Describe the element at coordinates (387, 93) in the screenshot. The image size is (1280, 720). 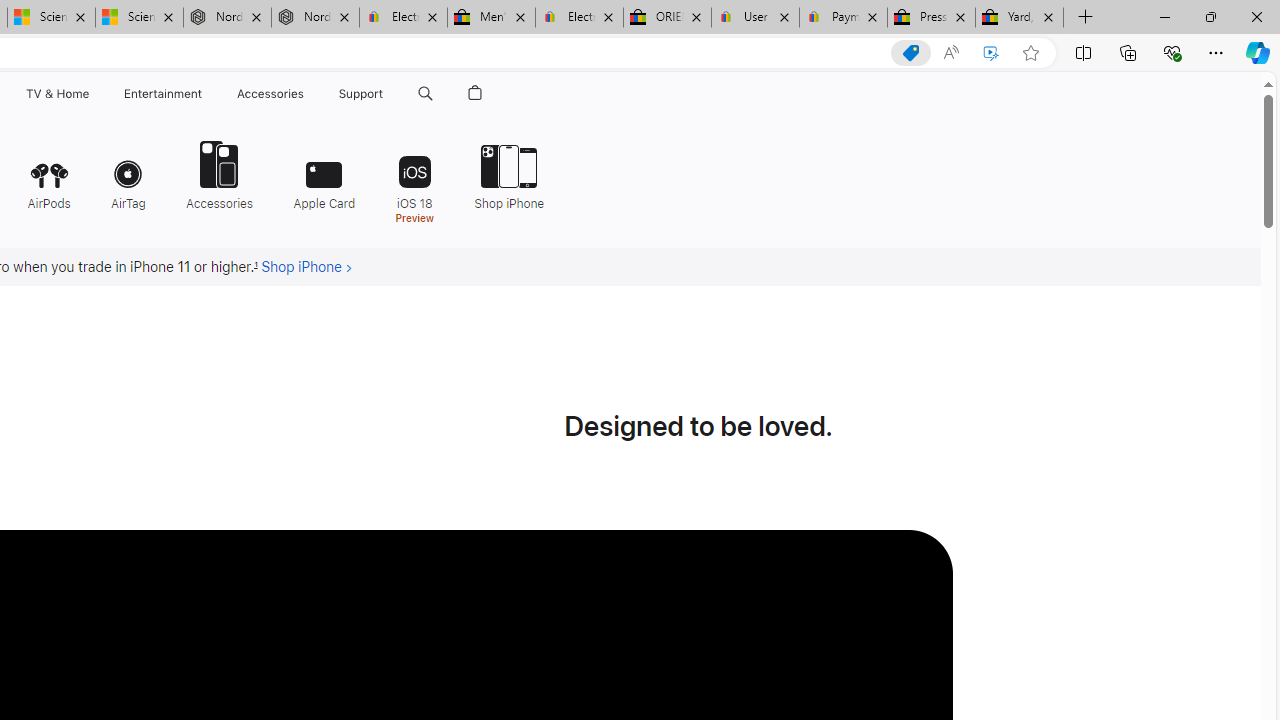
I see `'Support menu'` at that location.